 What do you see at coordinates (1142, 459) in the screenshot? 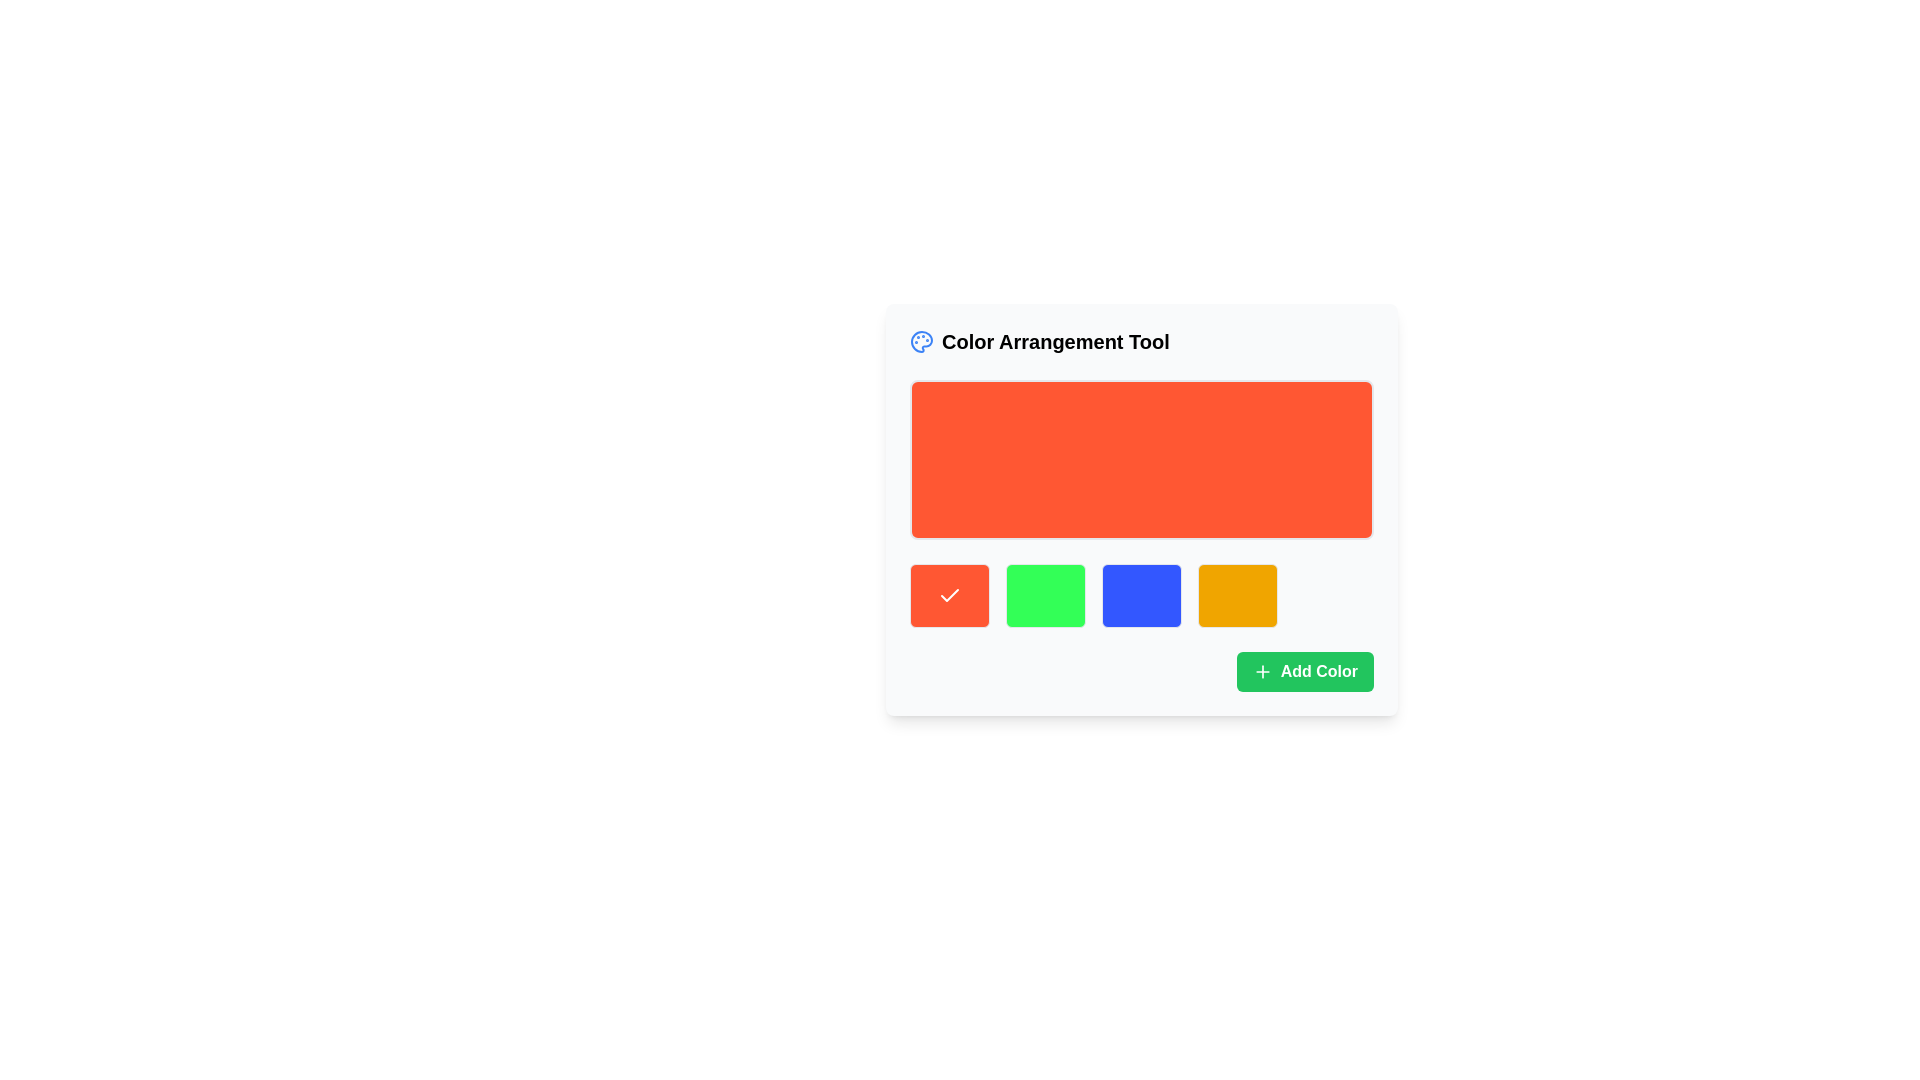
I see `the rectangular, orange box with rounded corners` at bounding box center [1142, 459].